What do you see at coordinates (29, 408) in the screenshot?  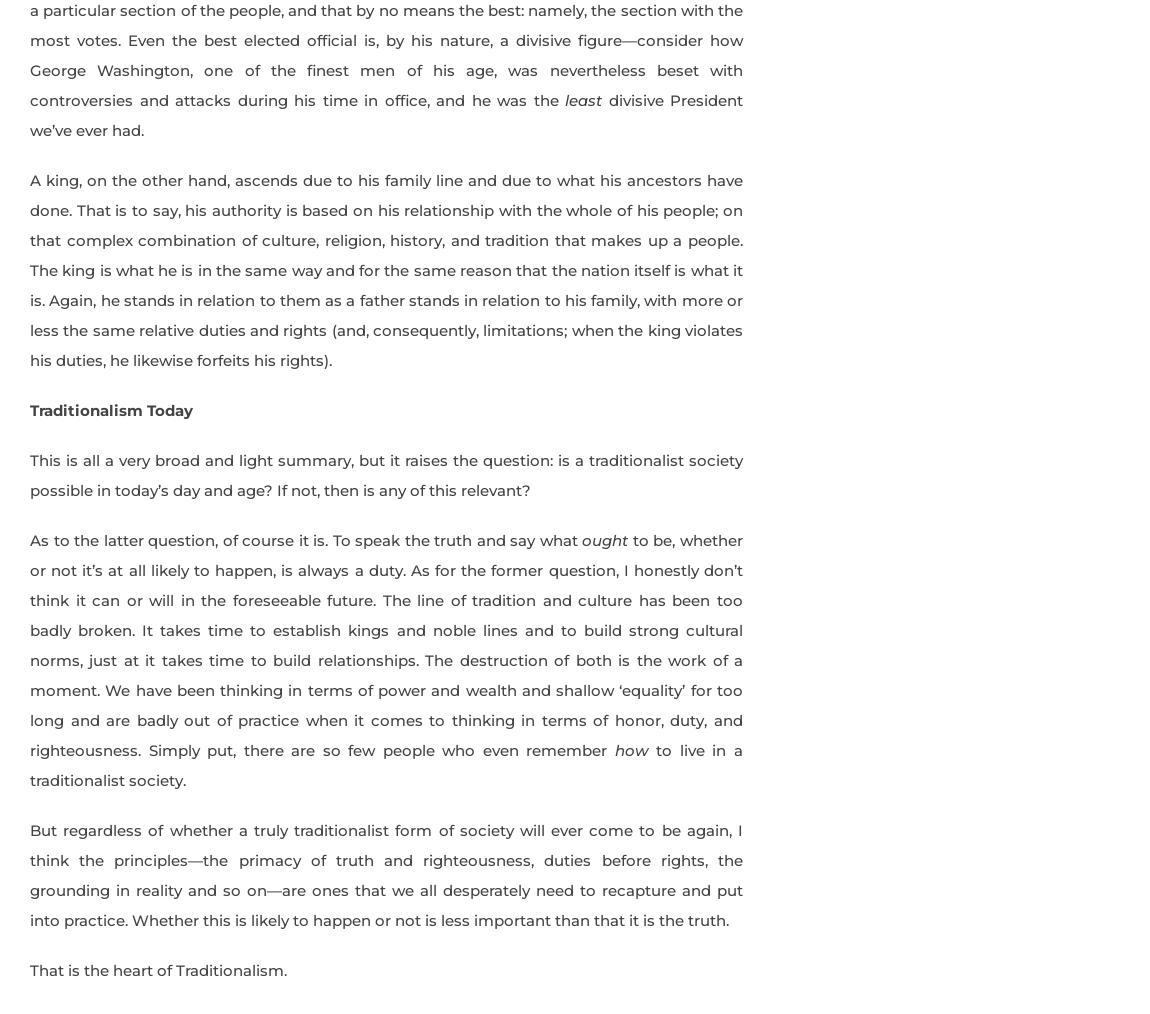 I see `'Traditionalism Today'` at bounding box center [29, 408].